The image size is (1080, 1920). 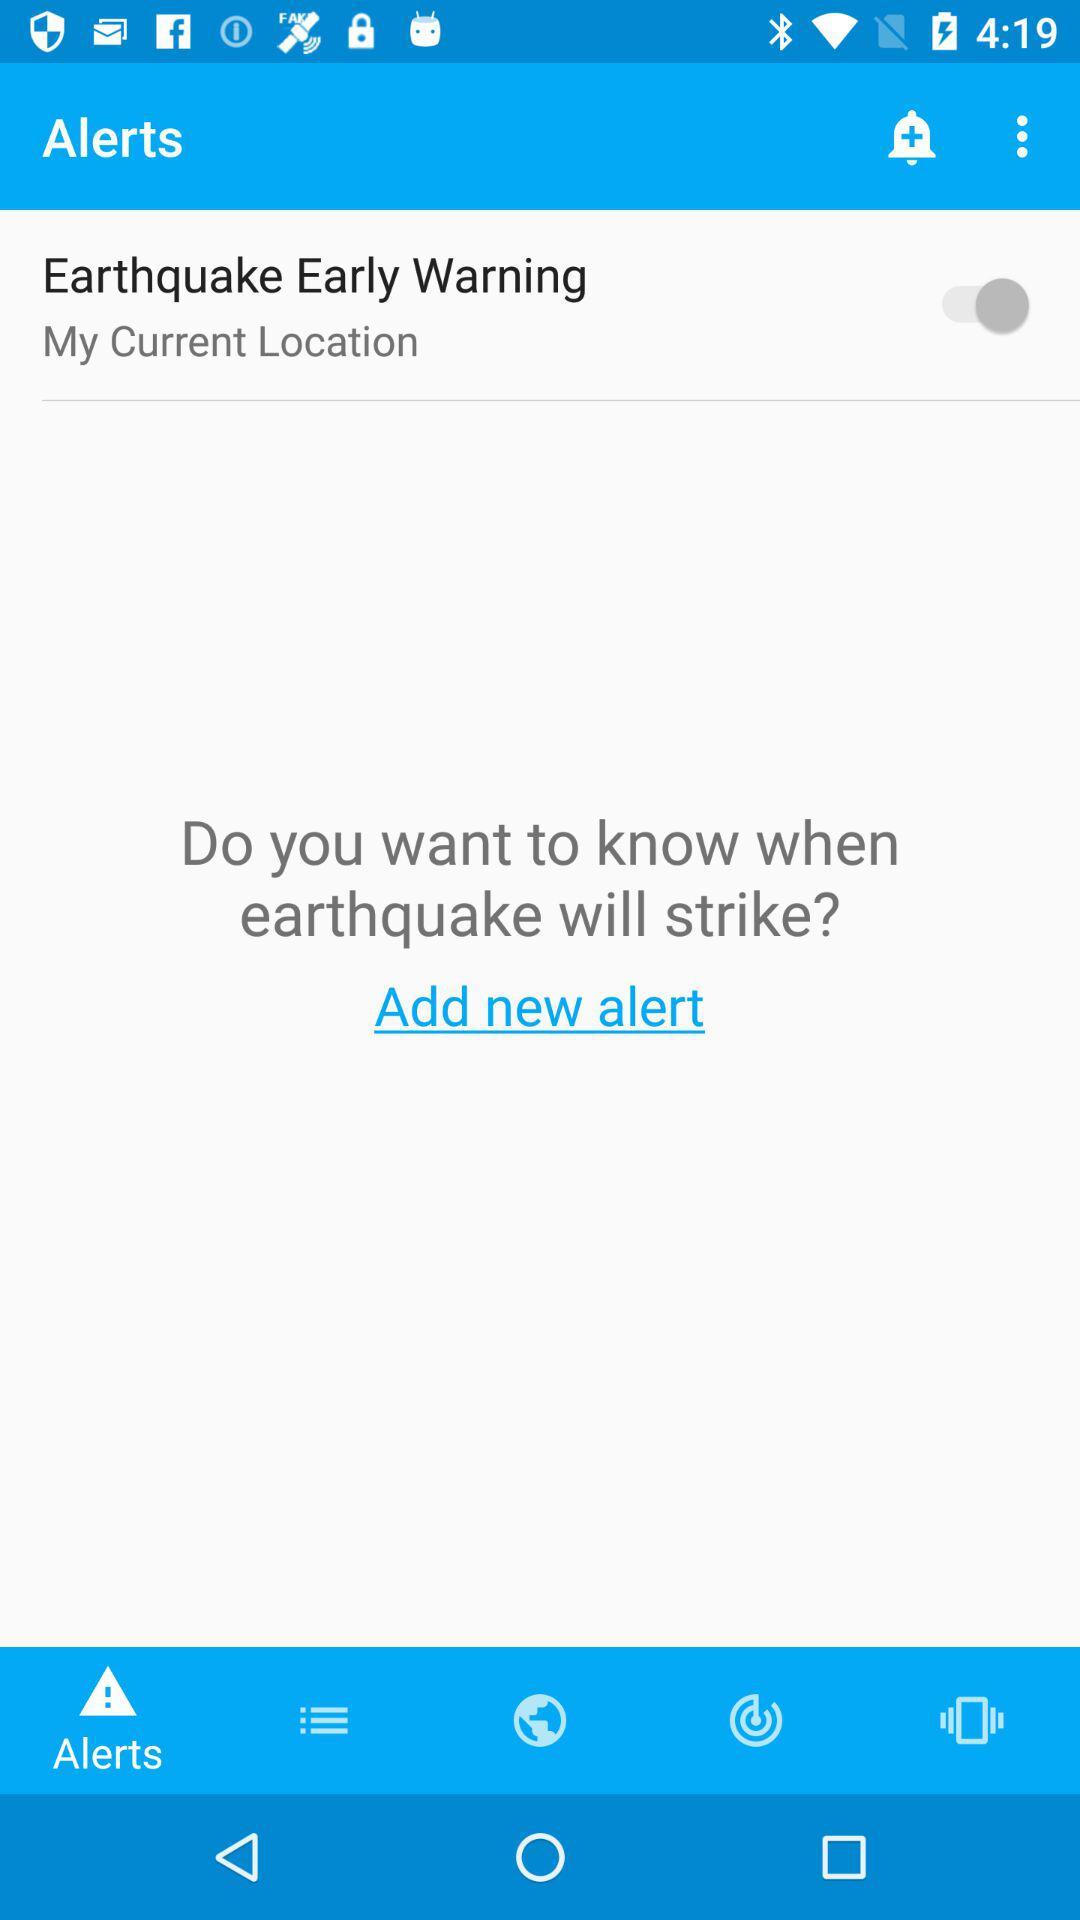 I want to click on the icon above the do you want, so click(x=974, y=303).